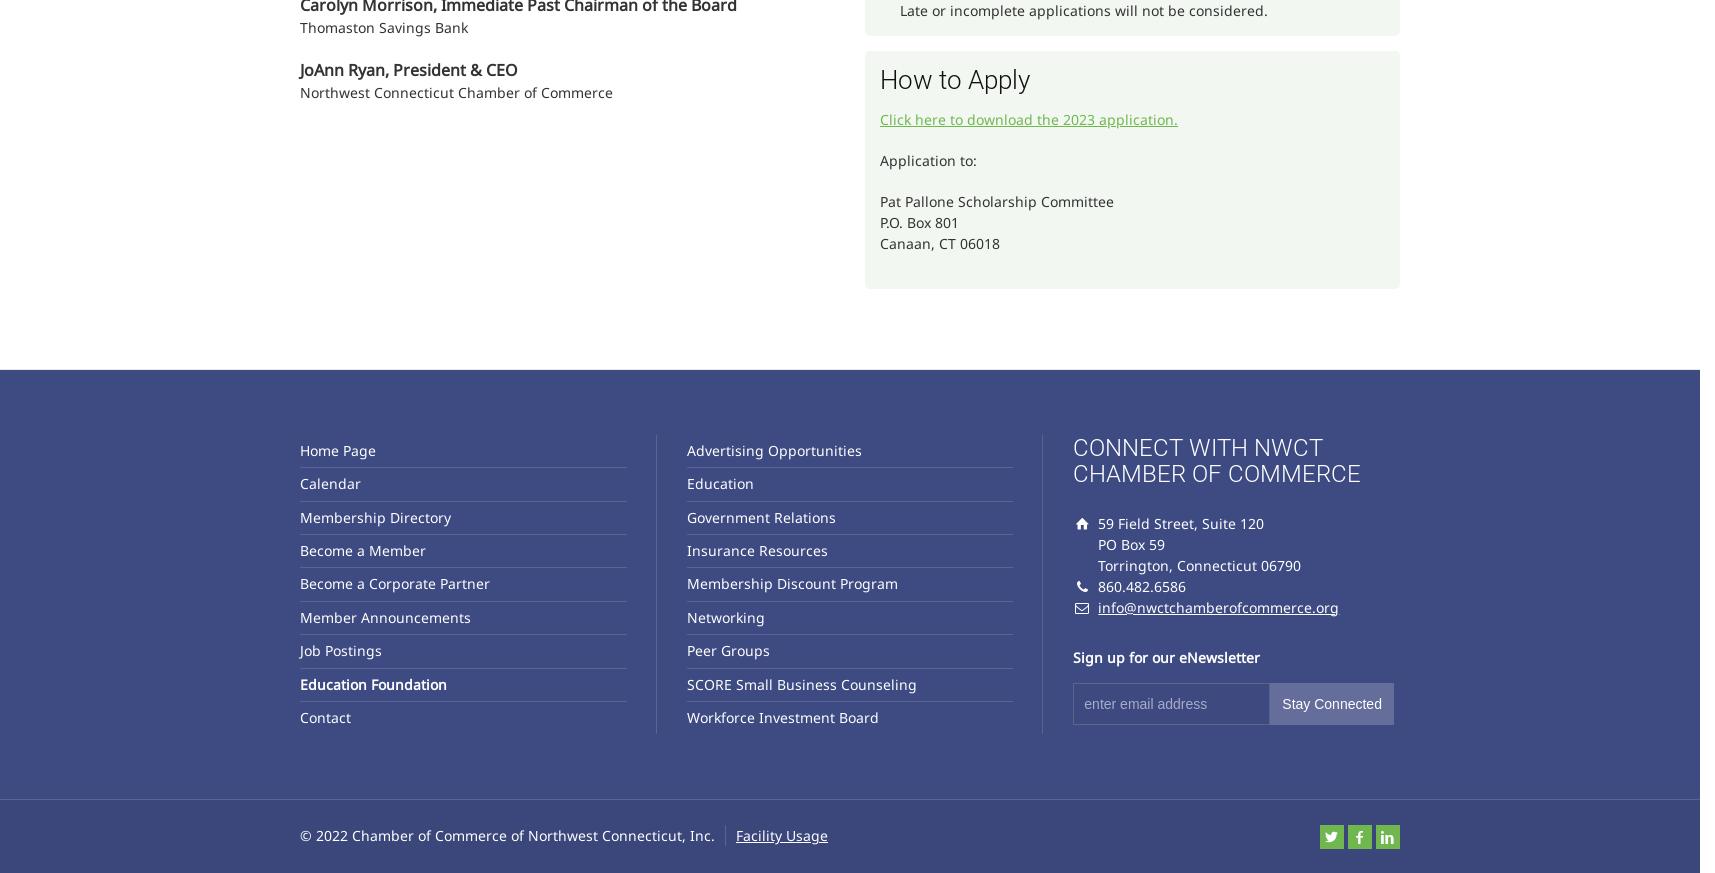 Image resolution: width=1715 pixels, height=873 pixels. What do you see at coordinates (719, 483) in the screenshot?
I see `'Education'` at bounding box center [719, 483].